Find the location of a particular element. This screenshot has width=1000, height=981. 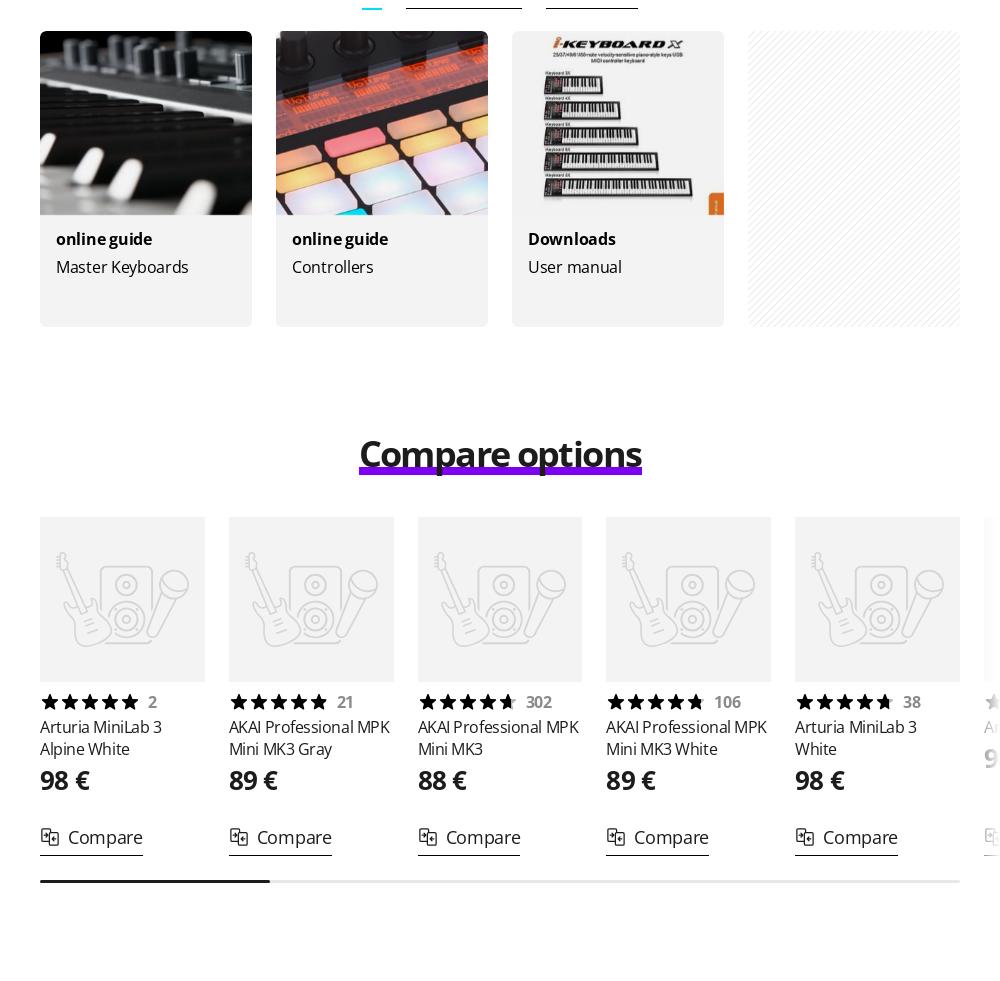

'MiniLab 3 Alpine White' is located at coordinates (99, 738).